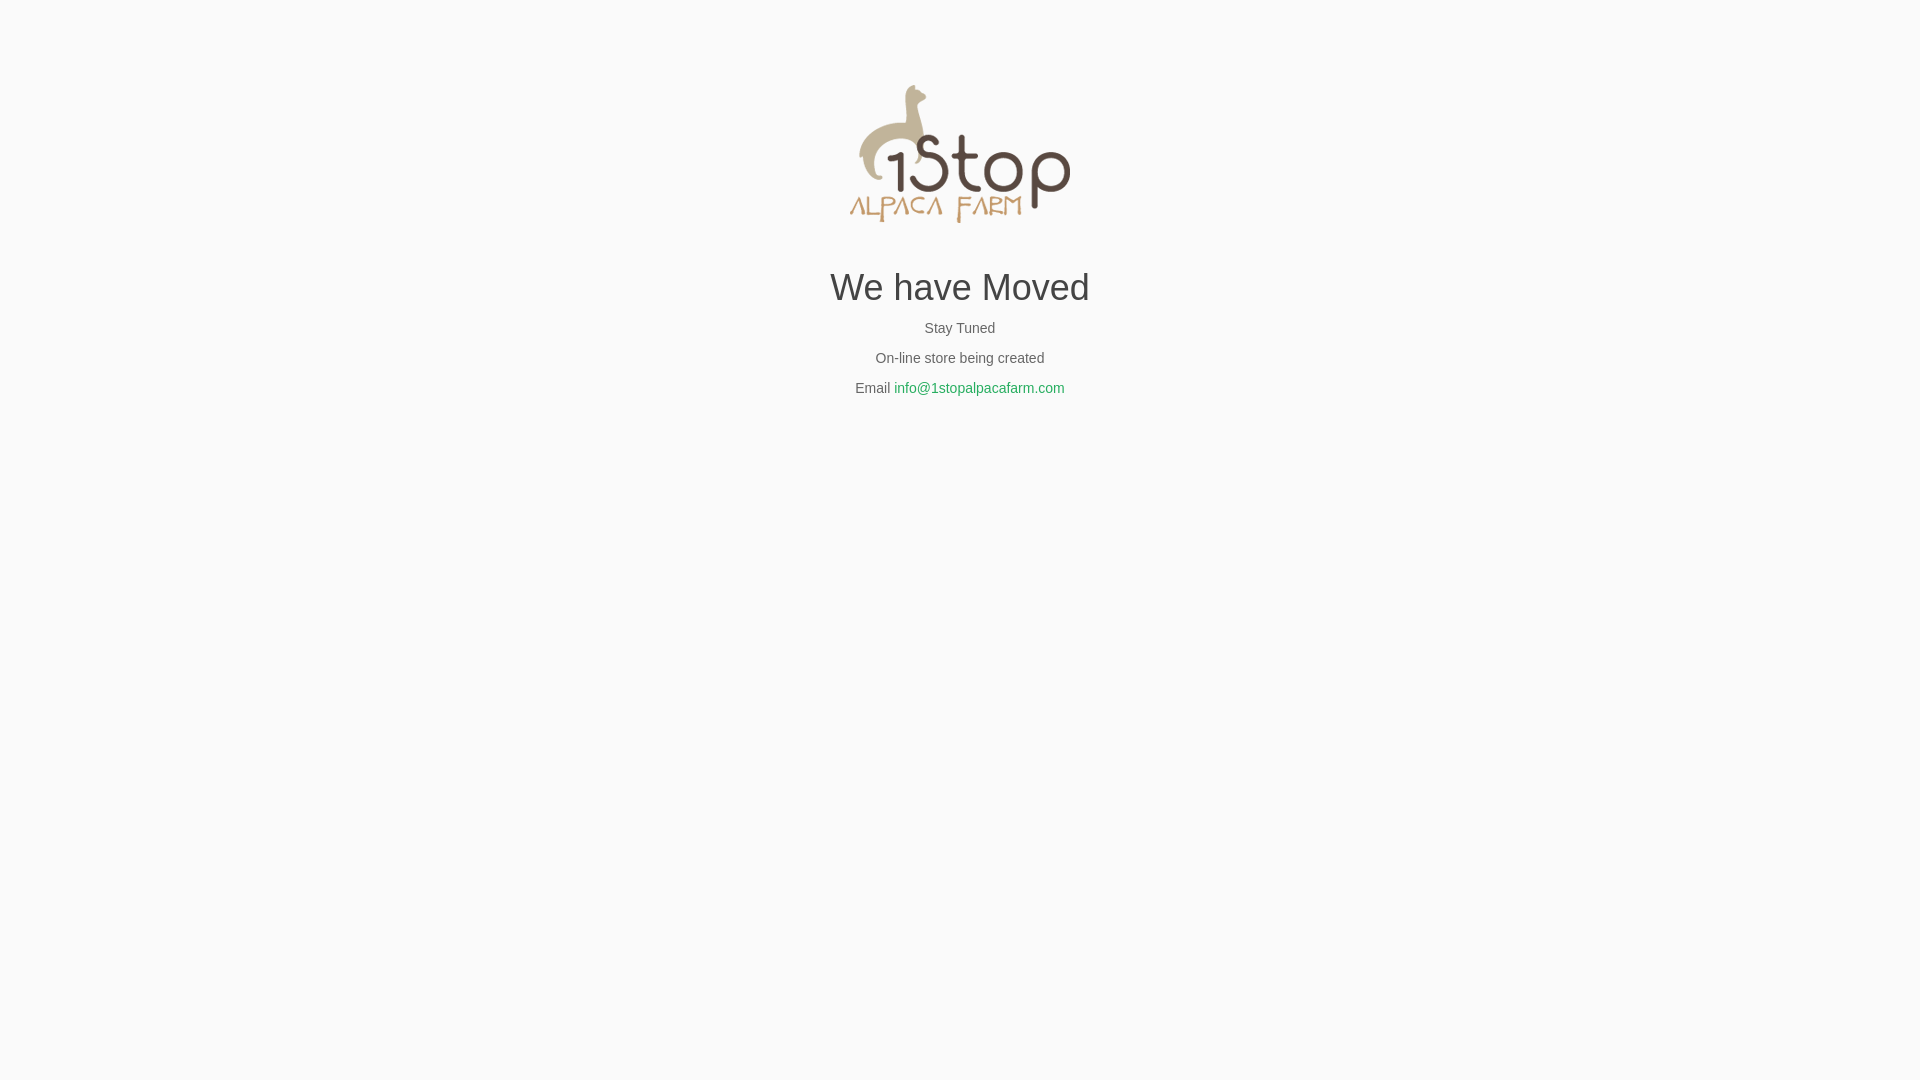 This screenshot has height=1080, width=1920. I want to click on 'info@1stopalpacafarm.com', so click(979, 388).